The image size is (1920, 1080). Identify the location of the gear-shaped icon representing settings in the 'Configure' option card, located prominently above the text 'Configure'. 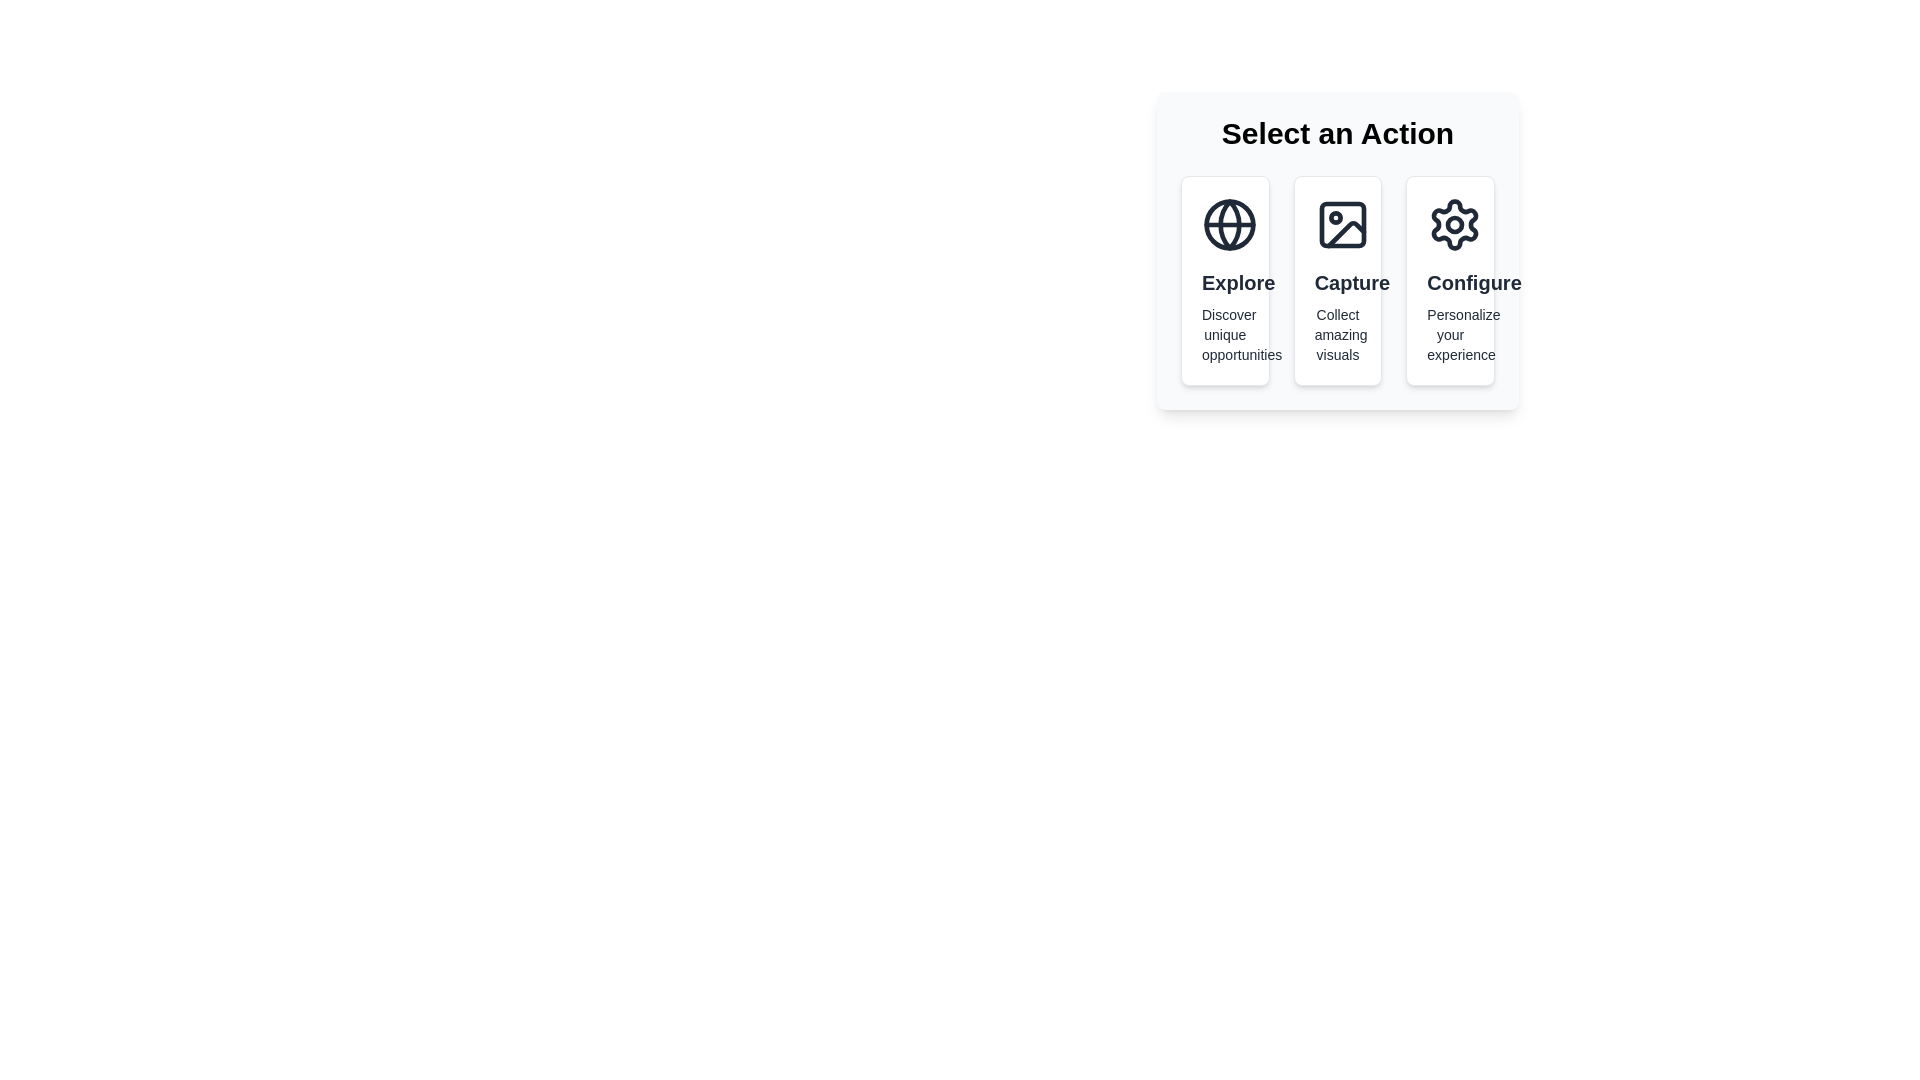
(1455, 224).